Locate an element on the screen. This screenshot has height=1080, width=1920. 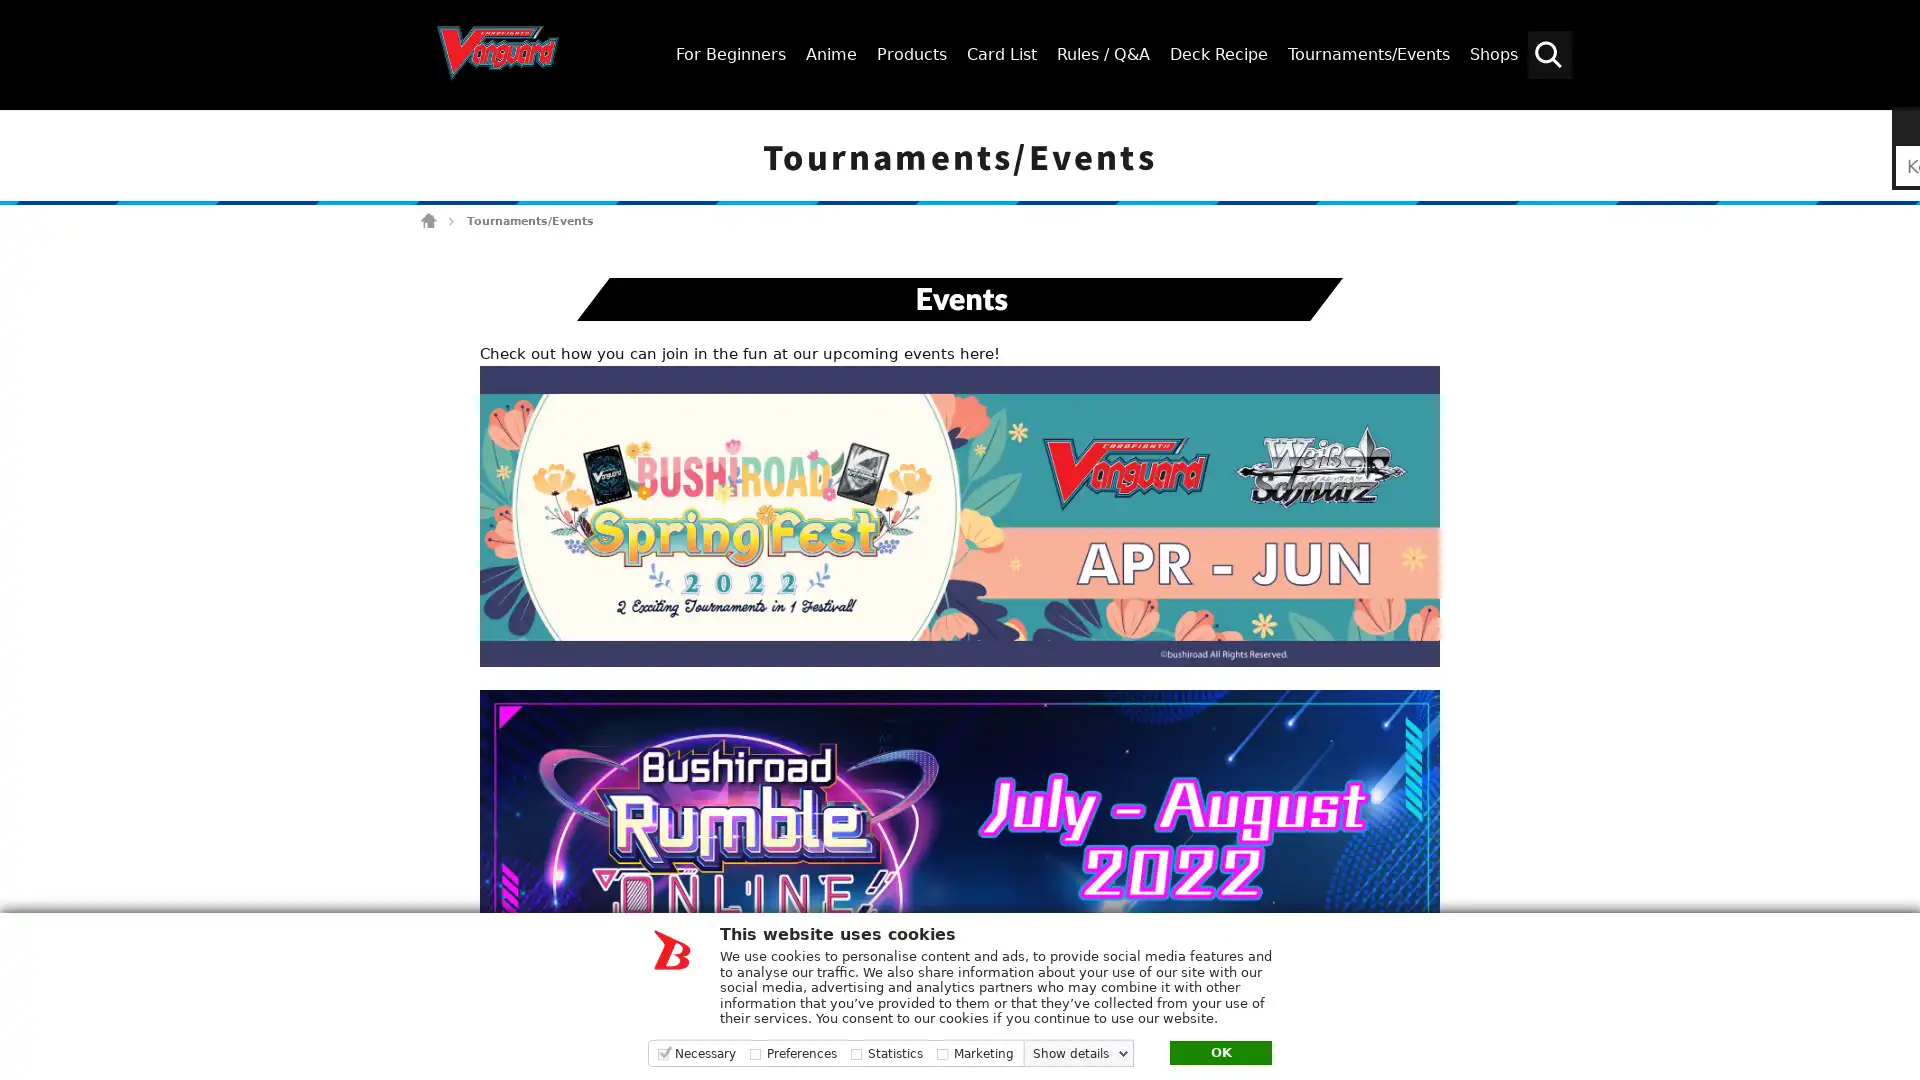
Search is located at coordinates (1895, 127).